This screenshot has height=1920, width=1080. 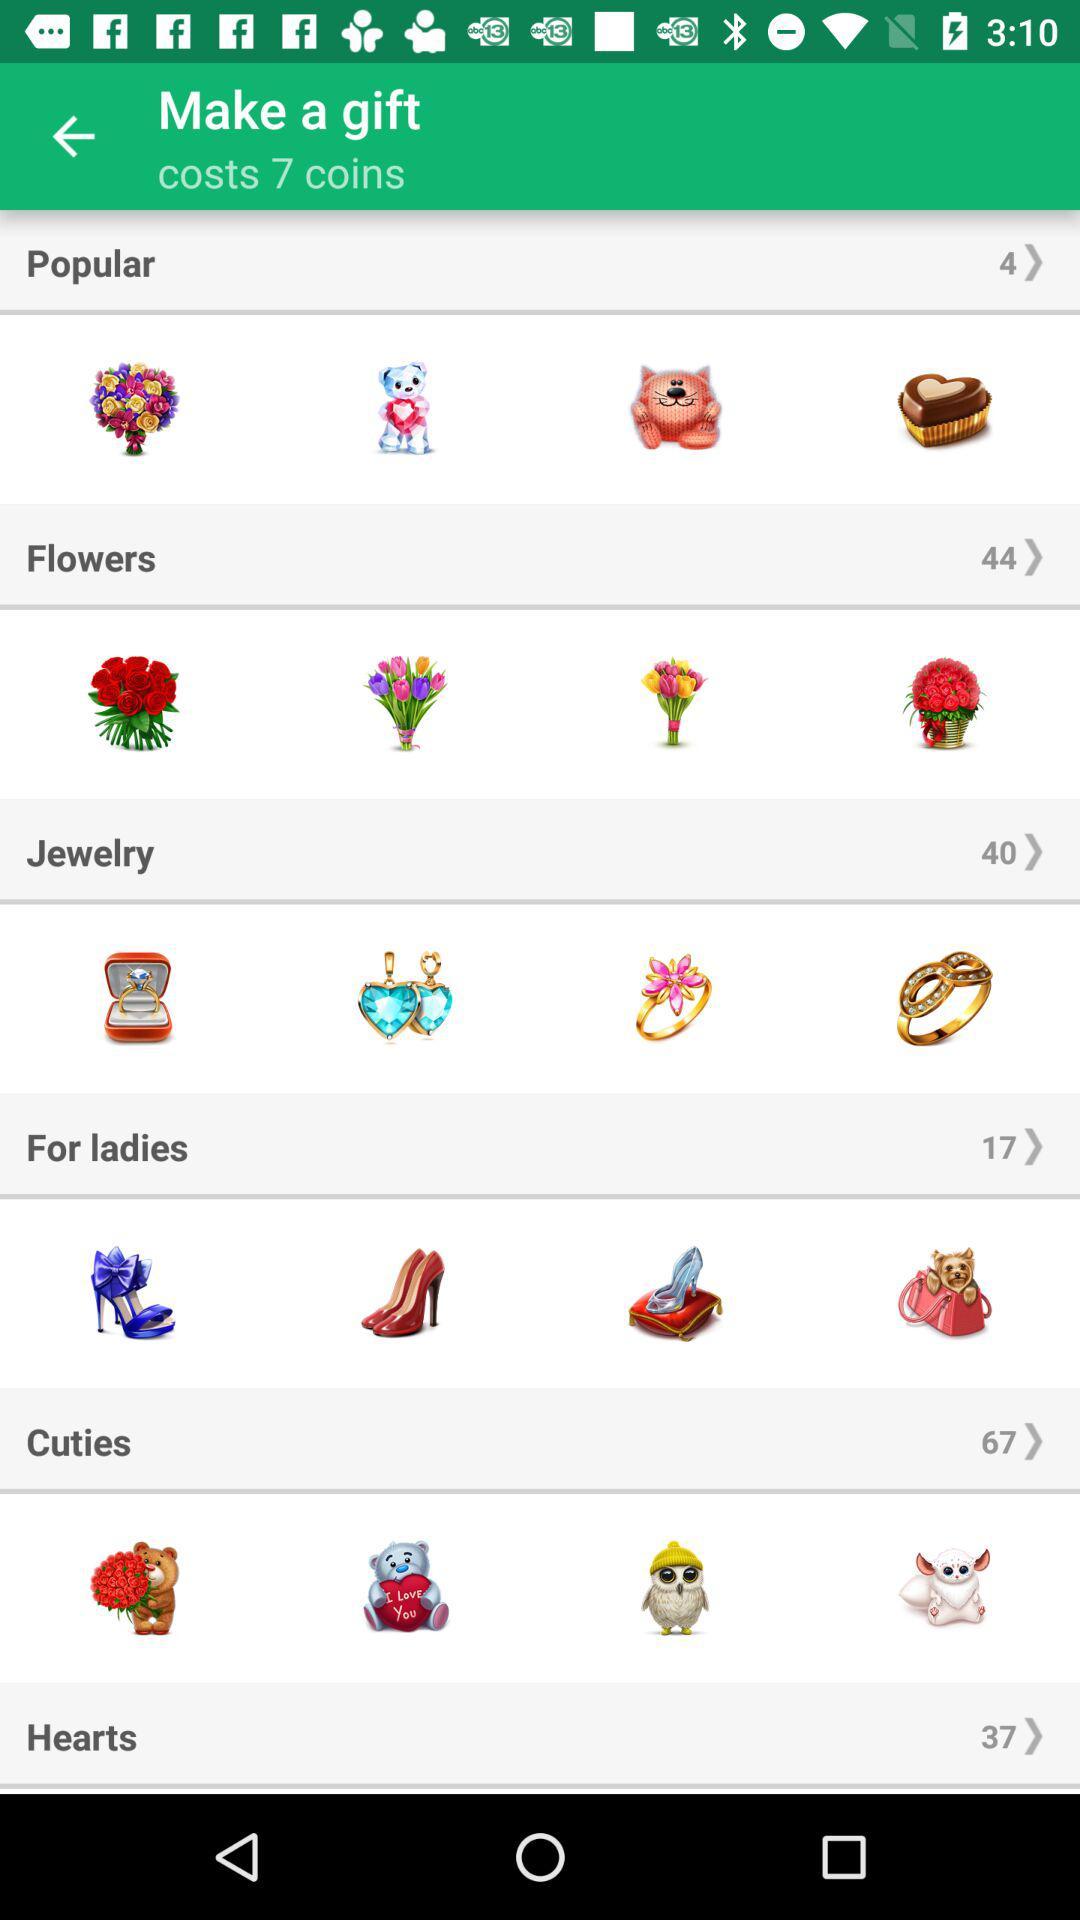 I want to click on cursor moving option, so click(x=405, y=1791).